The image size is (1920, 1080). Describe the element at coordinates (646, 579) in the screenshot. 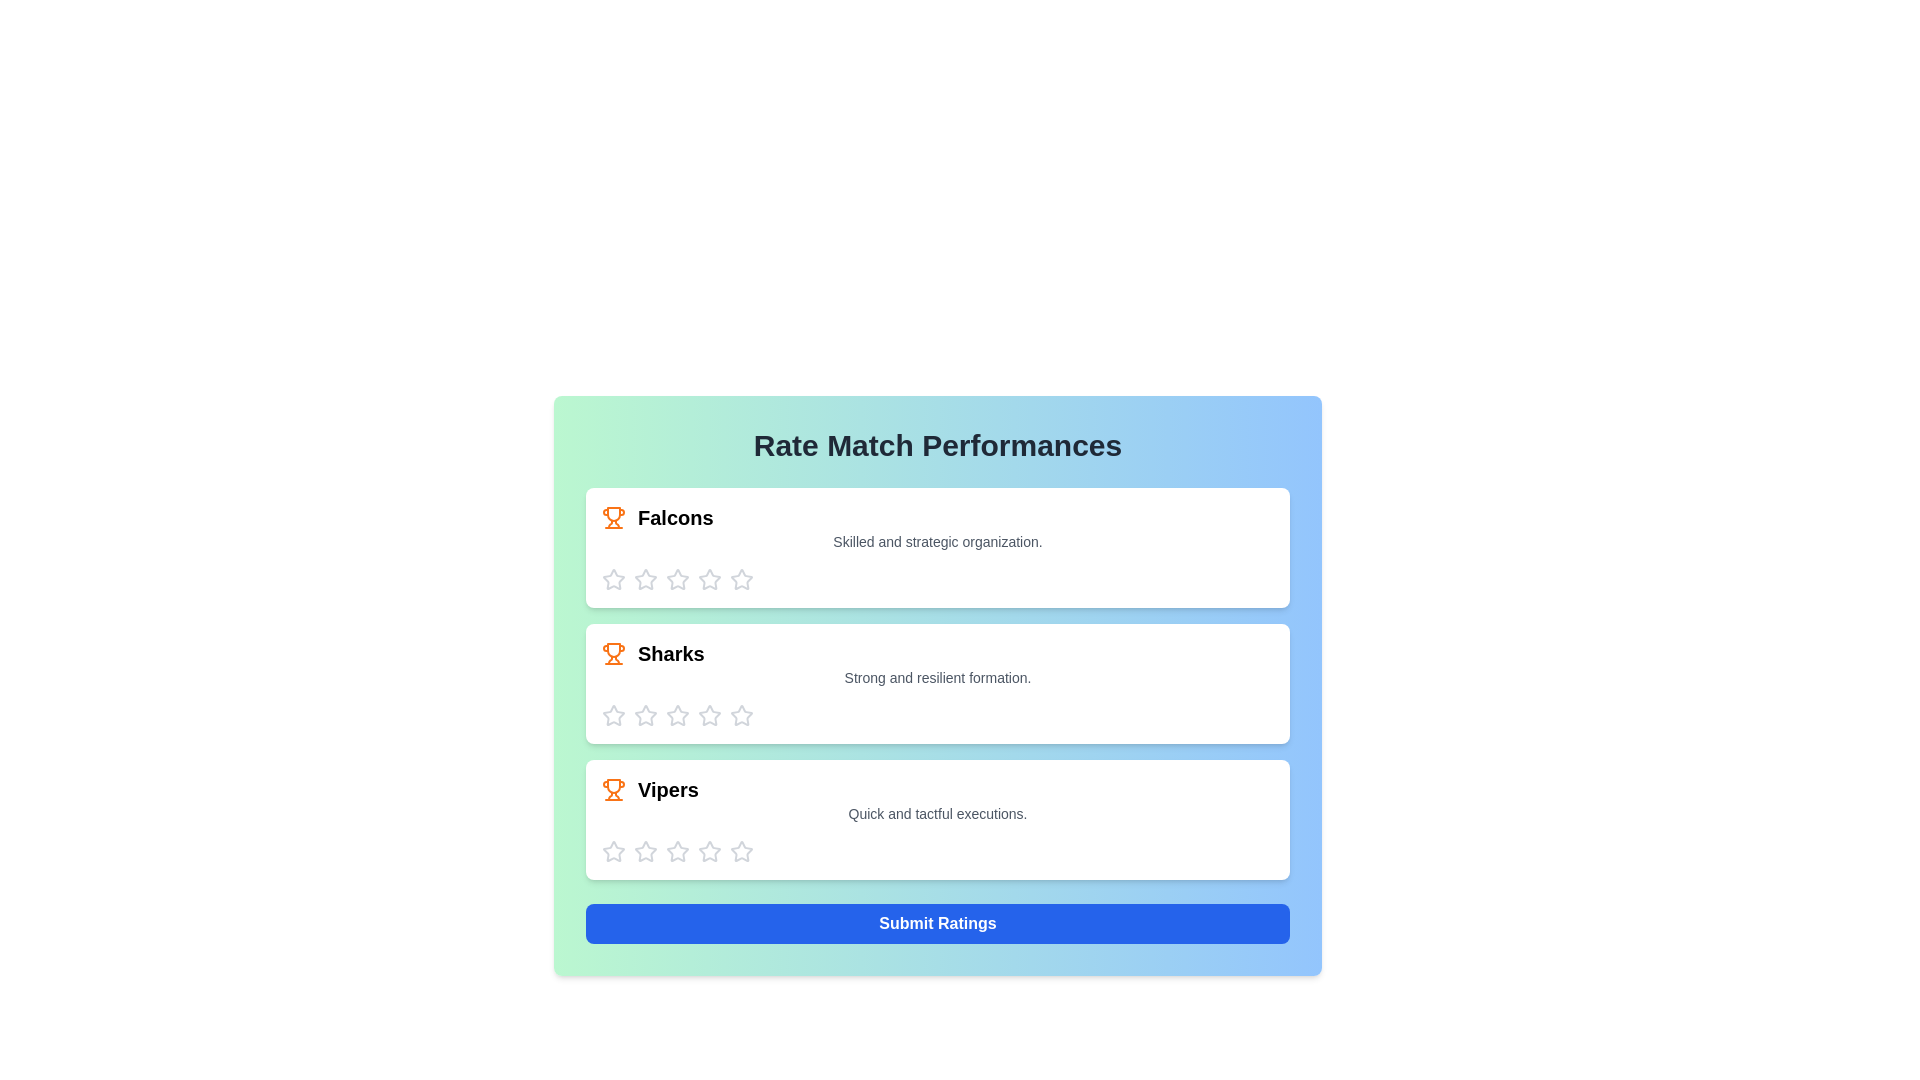

I see `the Falcons team's 2 star to set the rating` at that location.